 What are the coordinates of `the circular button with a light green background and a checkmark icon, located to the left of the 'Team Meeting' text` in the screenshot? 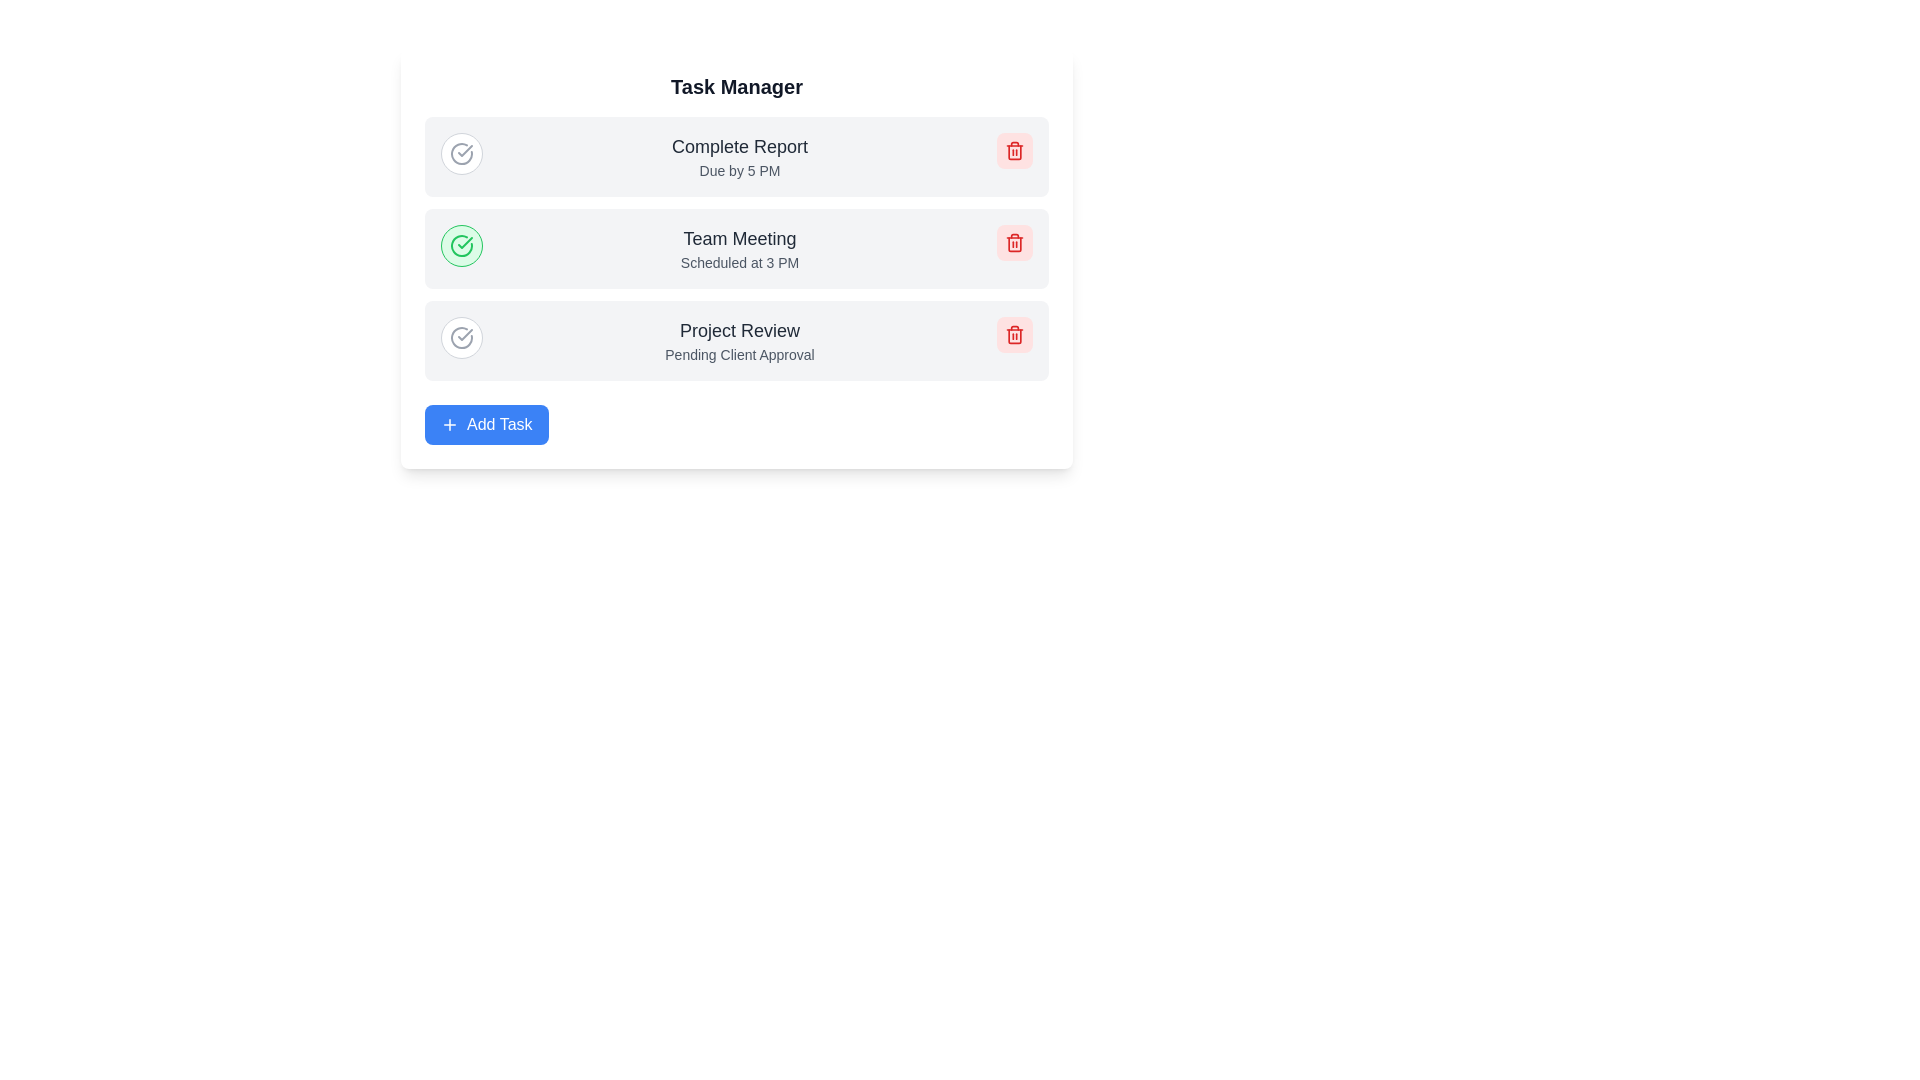 It's located at (460, 245).